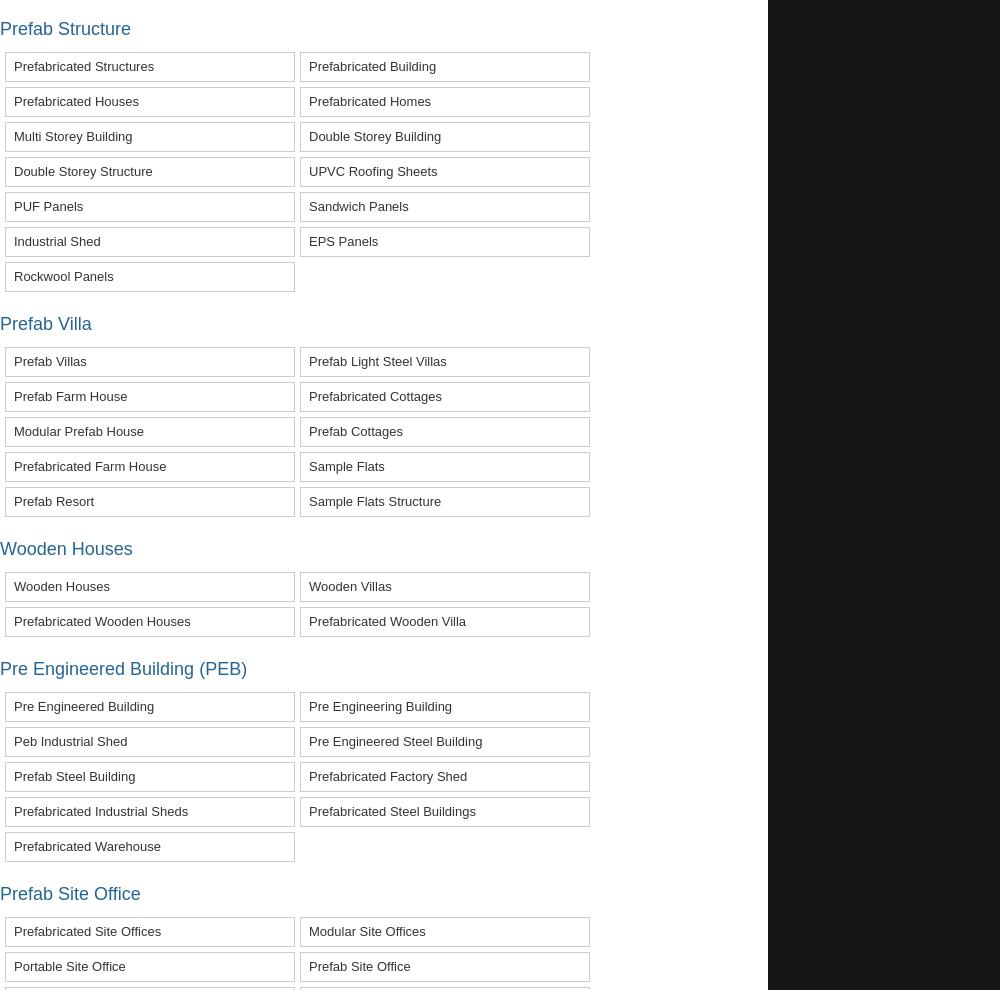  Describe the element at coordinates (380, 704) in the screenshot. I see `'pre engineering building'` at that location.